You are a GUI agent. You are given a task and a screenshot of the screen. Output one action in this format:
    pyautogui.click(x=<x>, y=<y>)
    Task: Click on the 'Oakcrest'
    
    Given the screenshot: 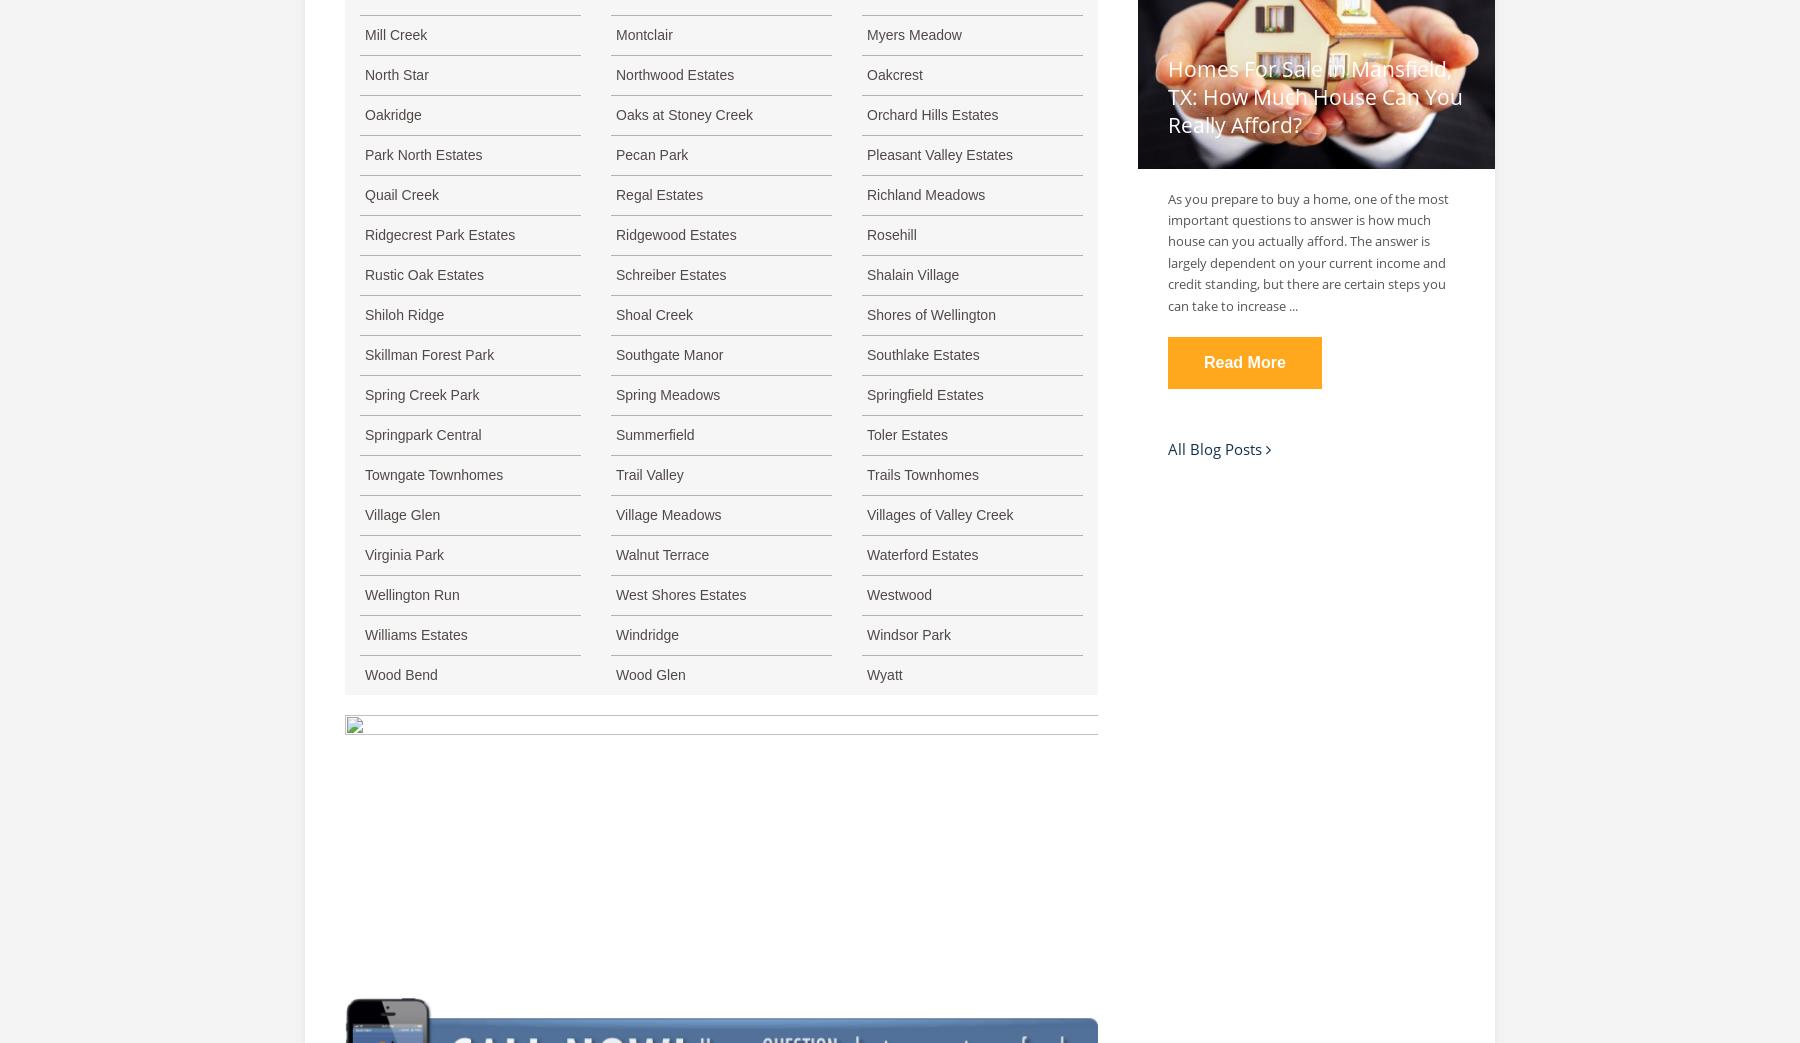 What is the action you would take?
    pyautogui.click(x=894, y=73)
    